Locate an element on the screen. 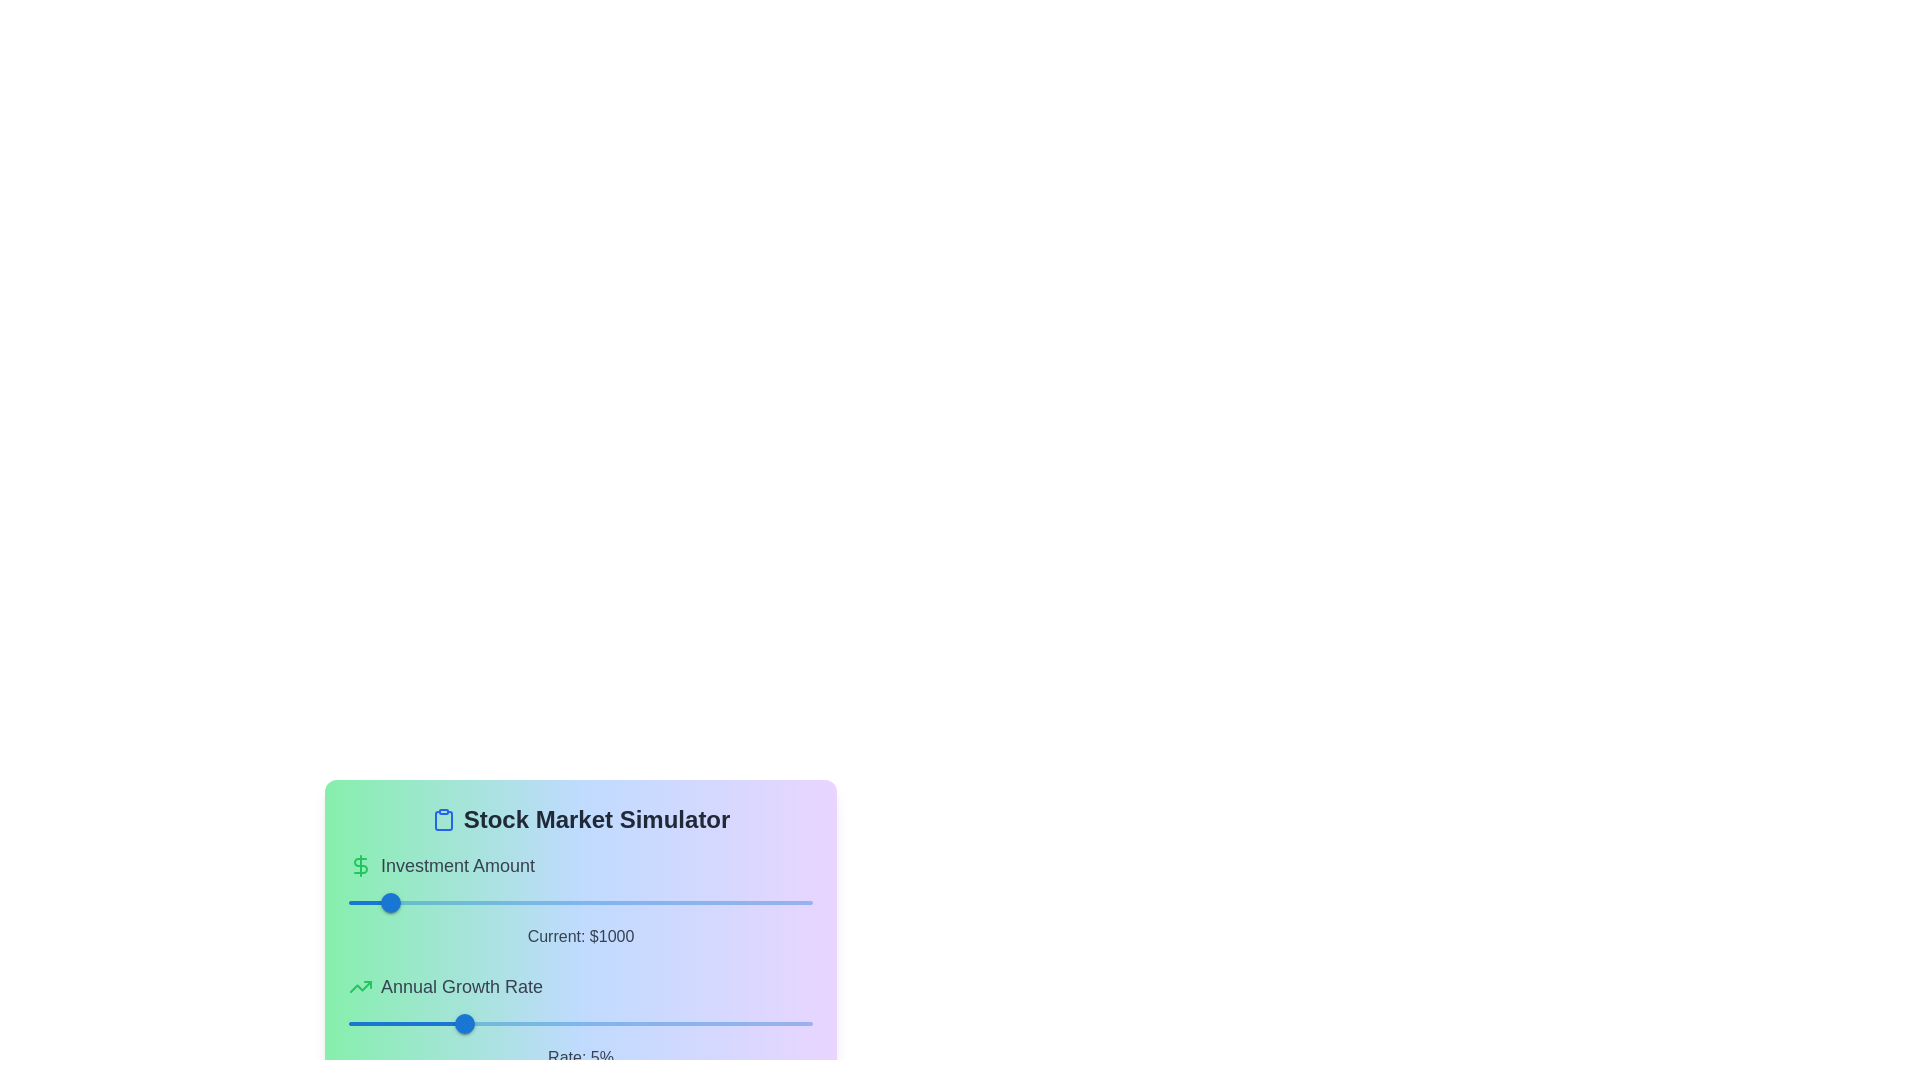 This screenshot has width=1920, height=1080. the slider value is located at coordinates (470, 1023).